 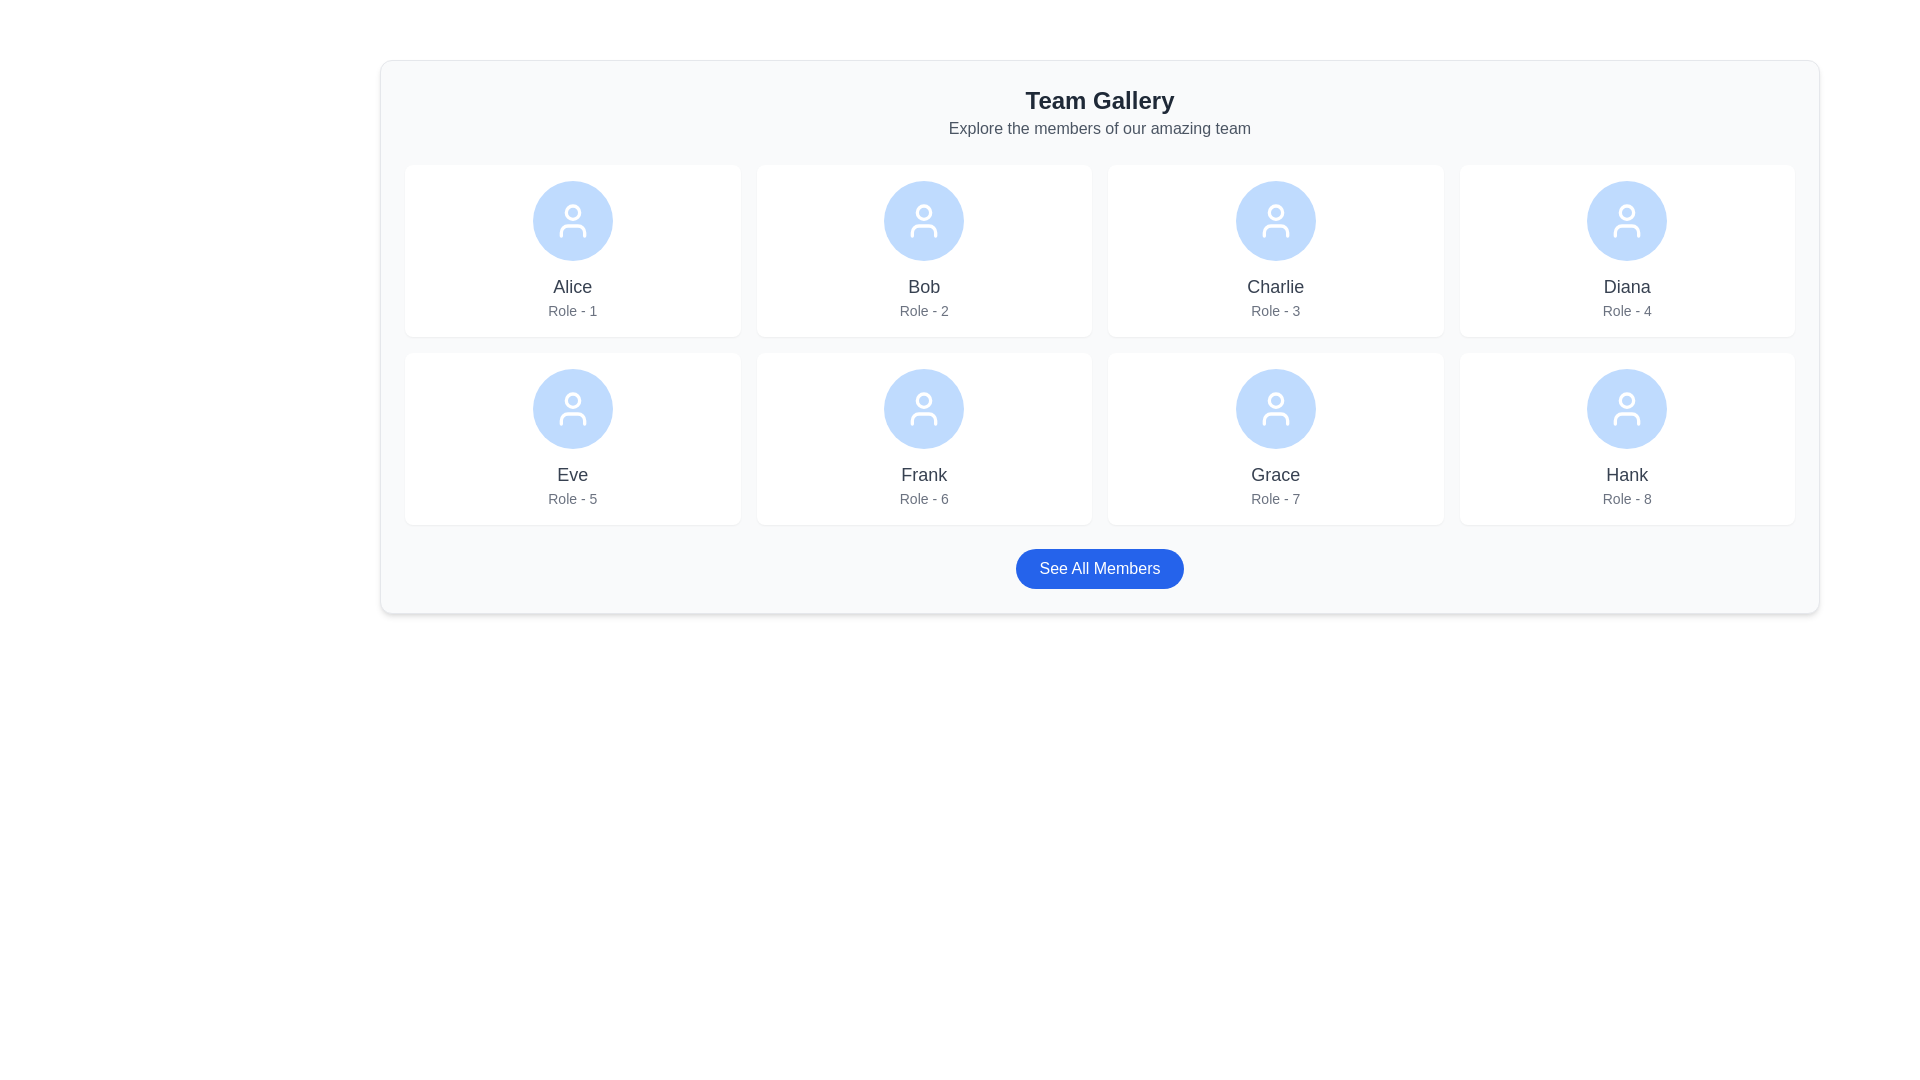 What do you see at coordinates (1627, 220) in the screenshot?
I see `the circular icon with a light blue background and white user silhouette symbol, which is centrally positioned within the card labeled 'Diana \n Role - 4', located in the top right corner of the grid layout` at bounding box center [1627, 220].